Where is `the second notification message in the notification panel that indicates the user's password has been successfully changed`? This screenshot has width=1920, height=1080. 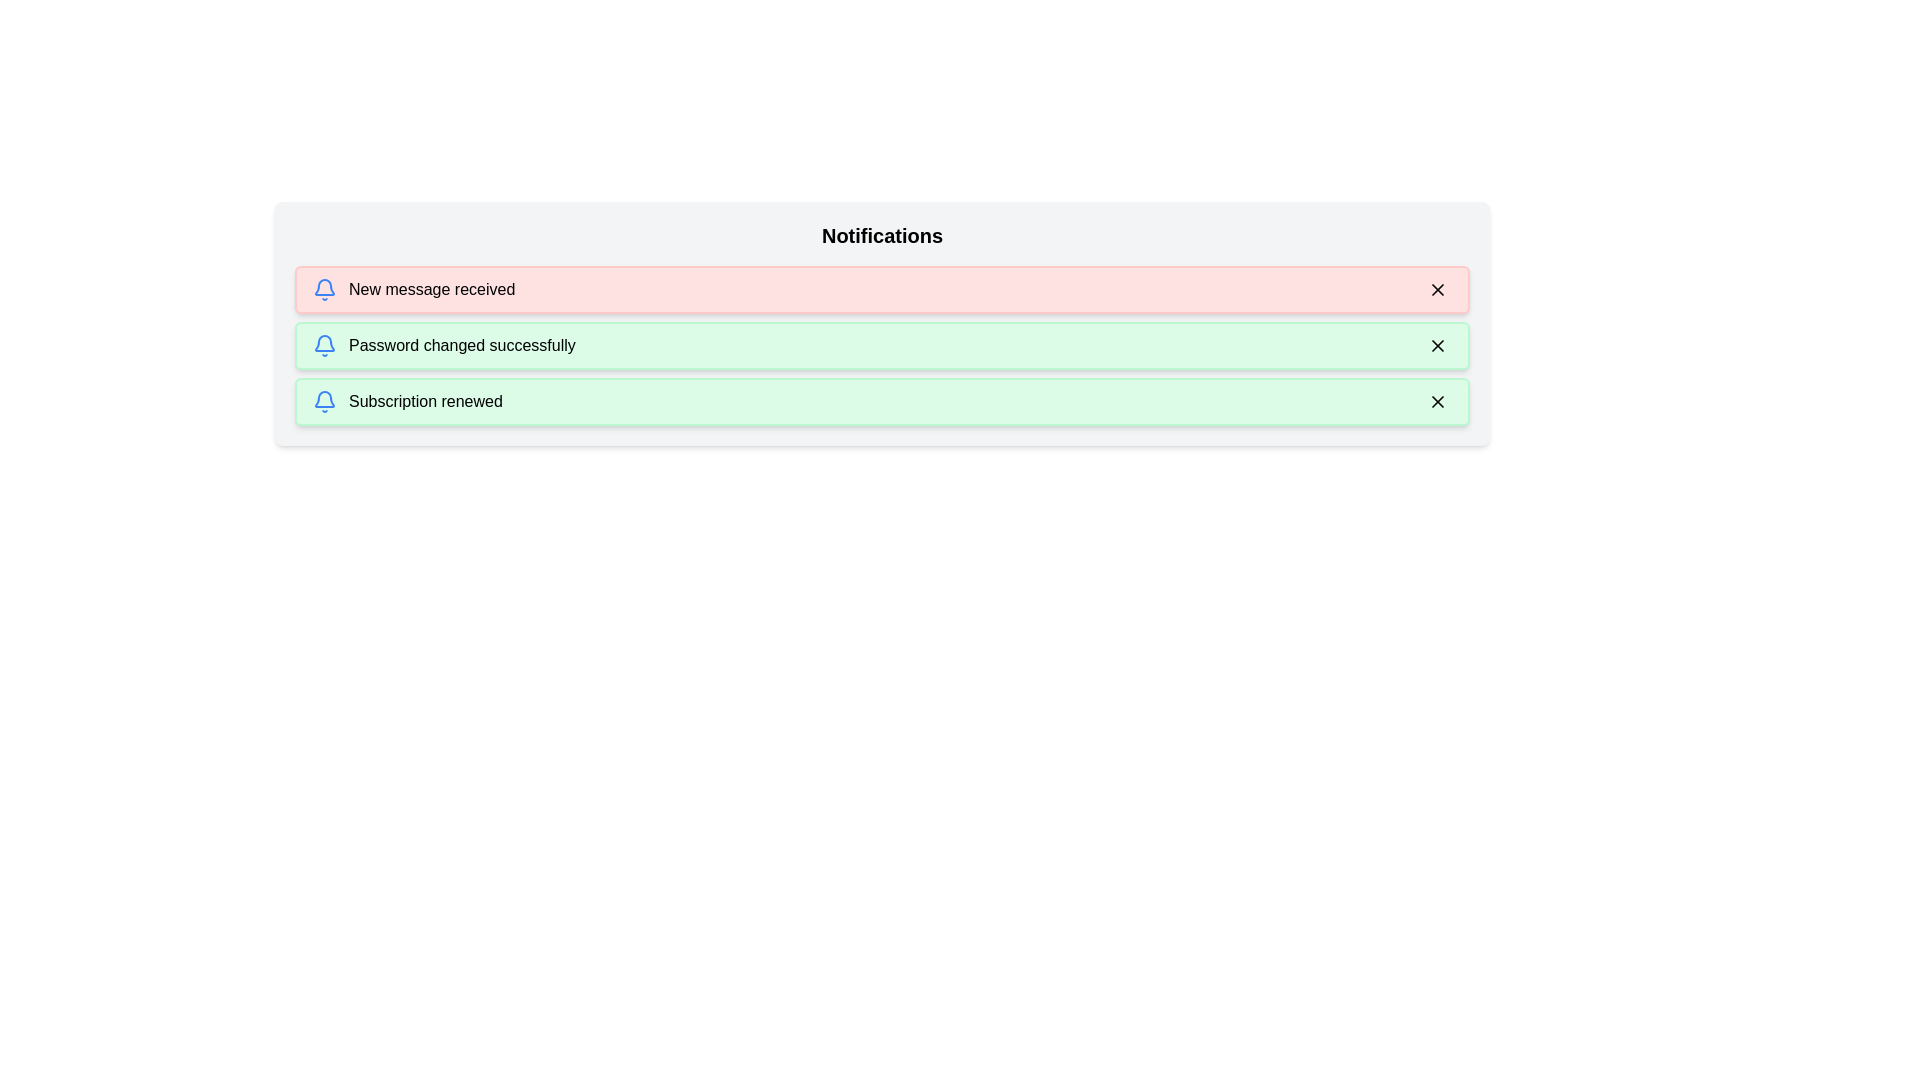
the second notification message in the notification panel that indicates the user's password has been successfully changed is located at coordinates (461, 345).